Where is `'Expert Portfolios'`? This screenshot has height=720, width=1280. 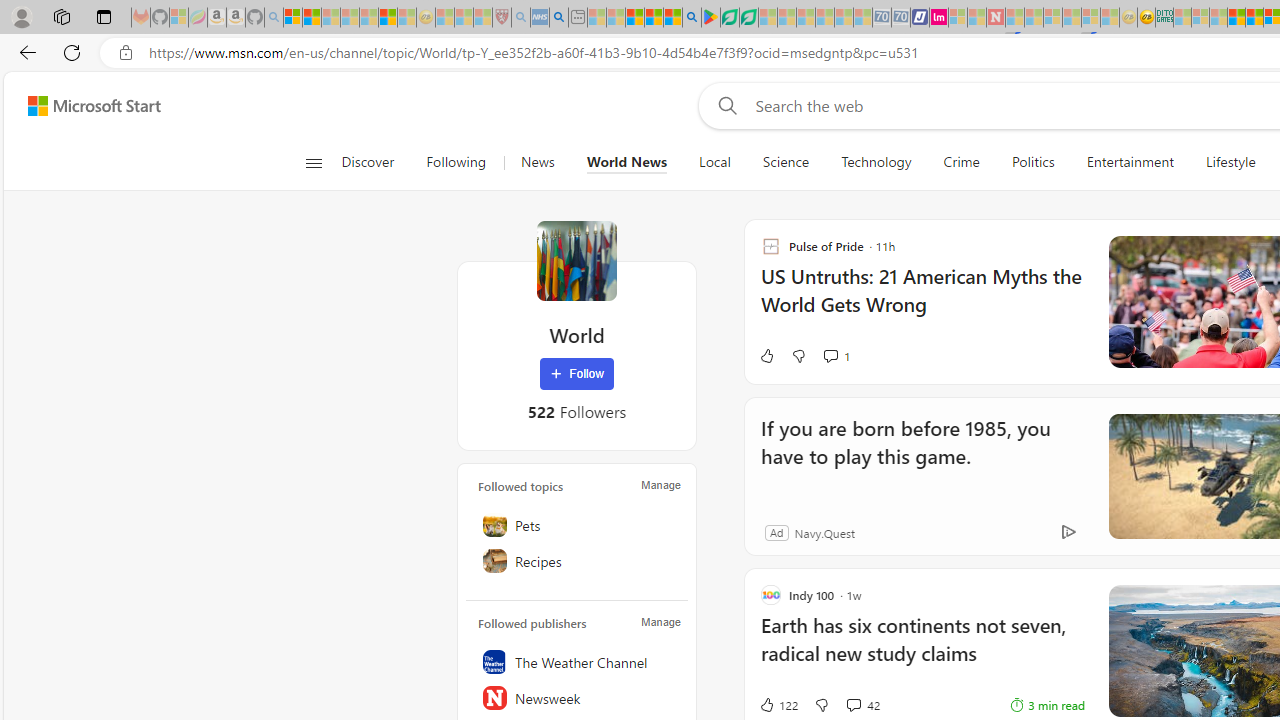 'Expert Portfolios' is located at coordinates (1235, 17).